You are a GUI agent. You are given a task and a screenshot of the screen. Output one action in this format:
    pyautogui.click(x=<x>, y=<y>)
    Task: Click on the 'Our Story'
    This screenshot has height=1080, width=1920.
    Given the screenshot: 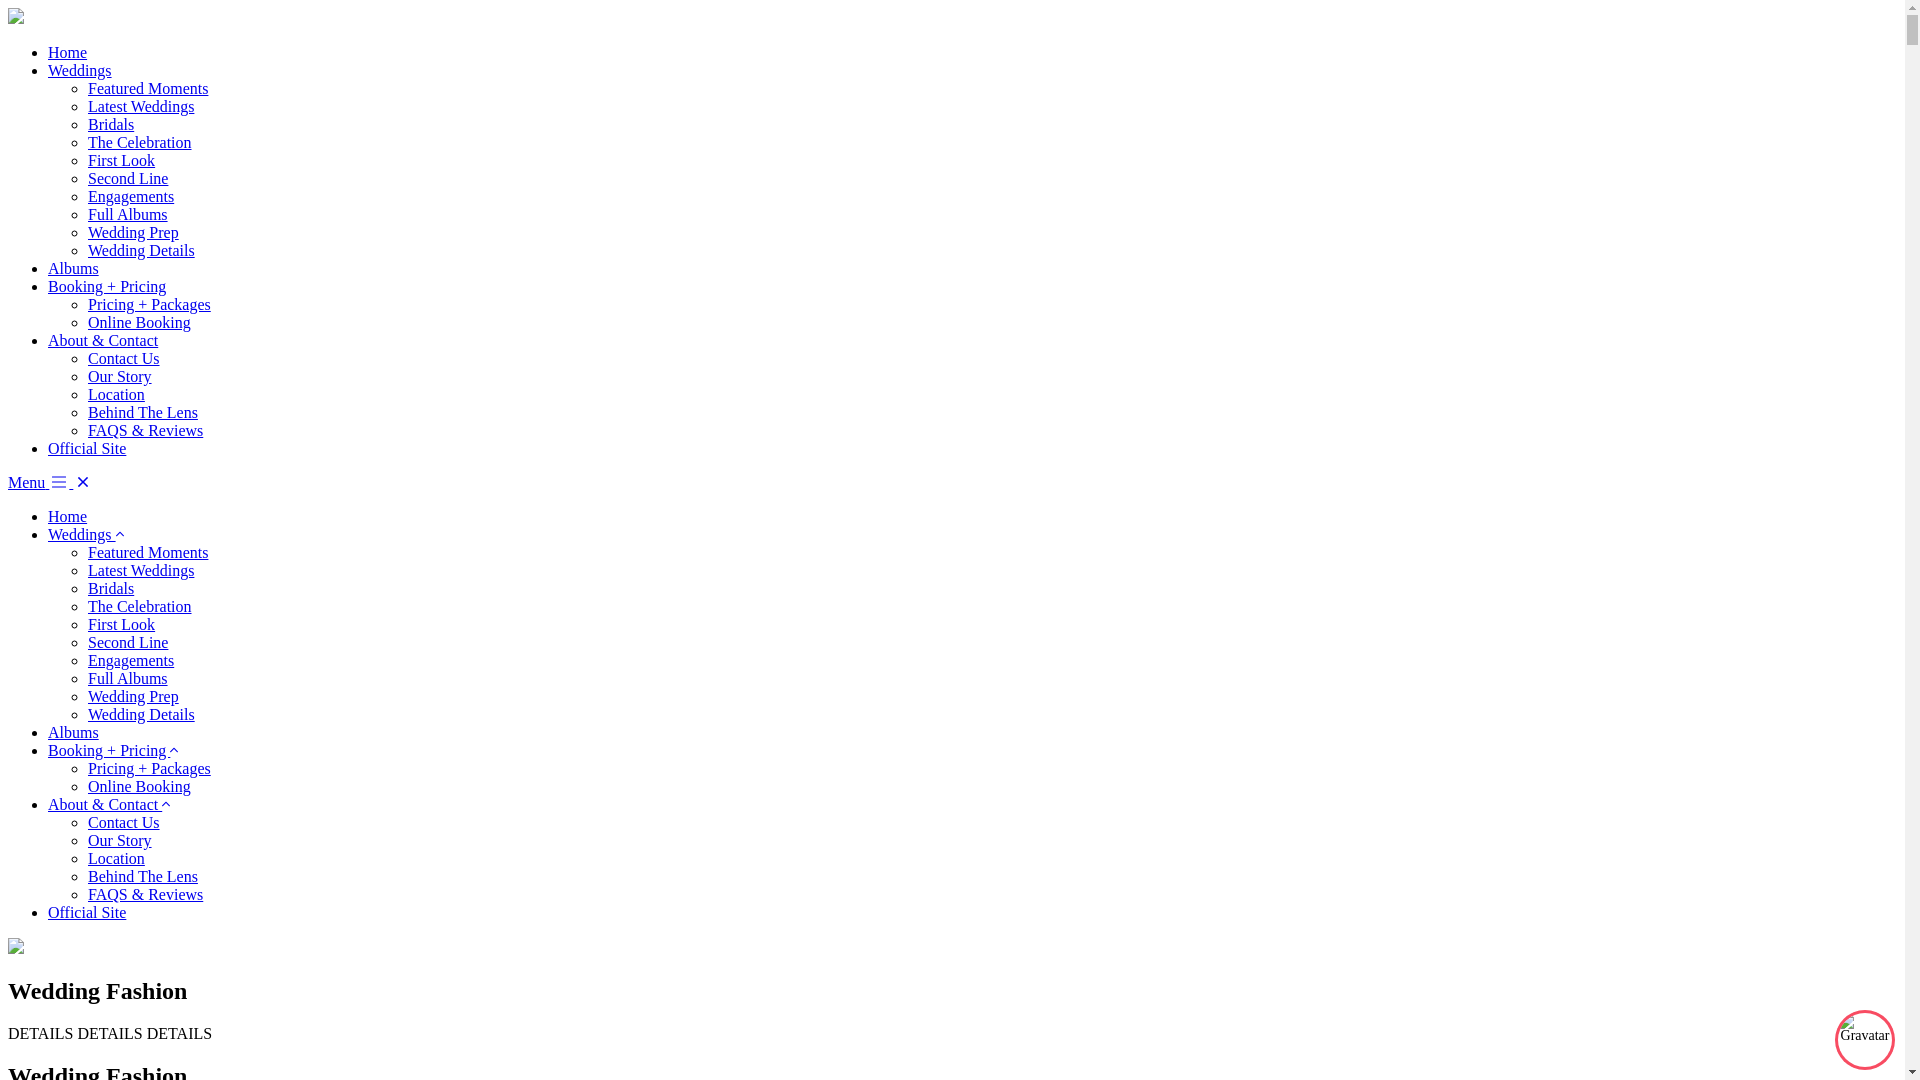 What is the action you would take?
    pyautogui.click(x=86, y=840)
    